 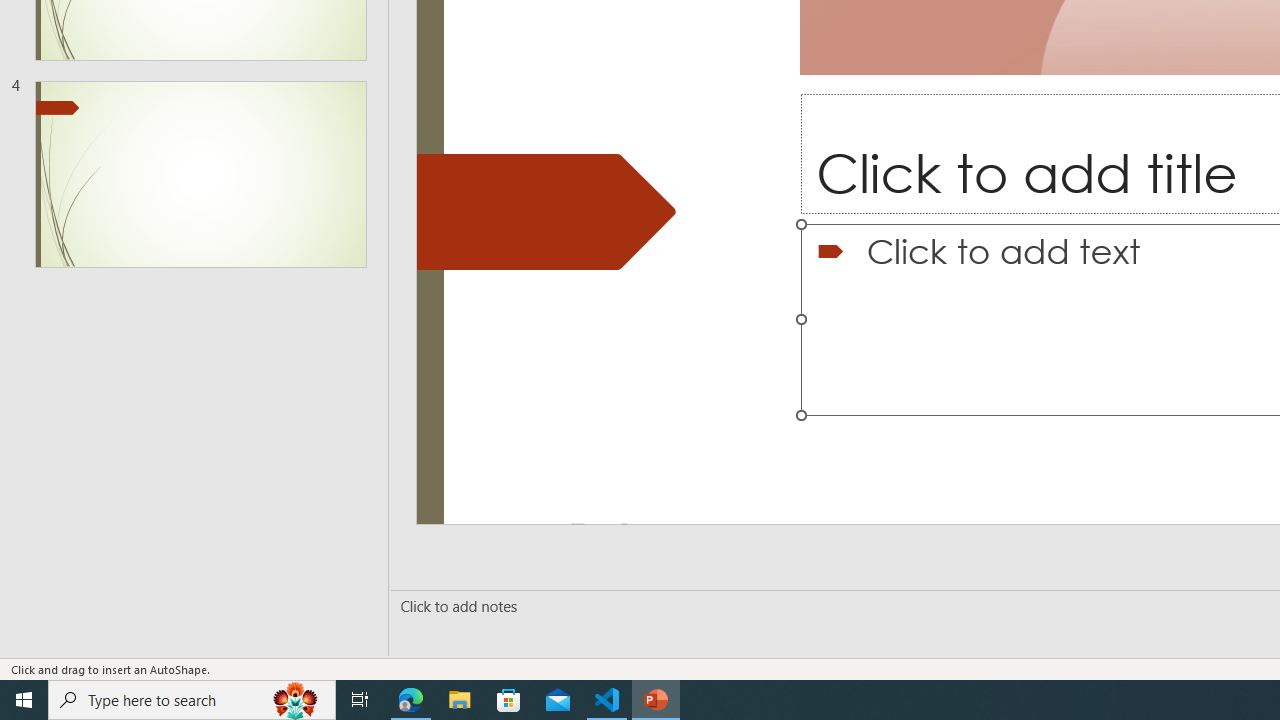 What do you see at coordinates (200, 173) in the screenshot?
I see `'Slide'` at bounding box center [200, 173].